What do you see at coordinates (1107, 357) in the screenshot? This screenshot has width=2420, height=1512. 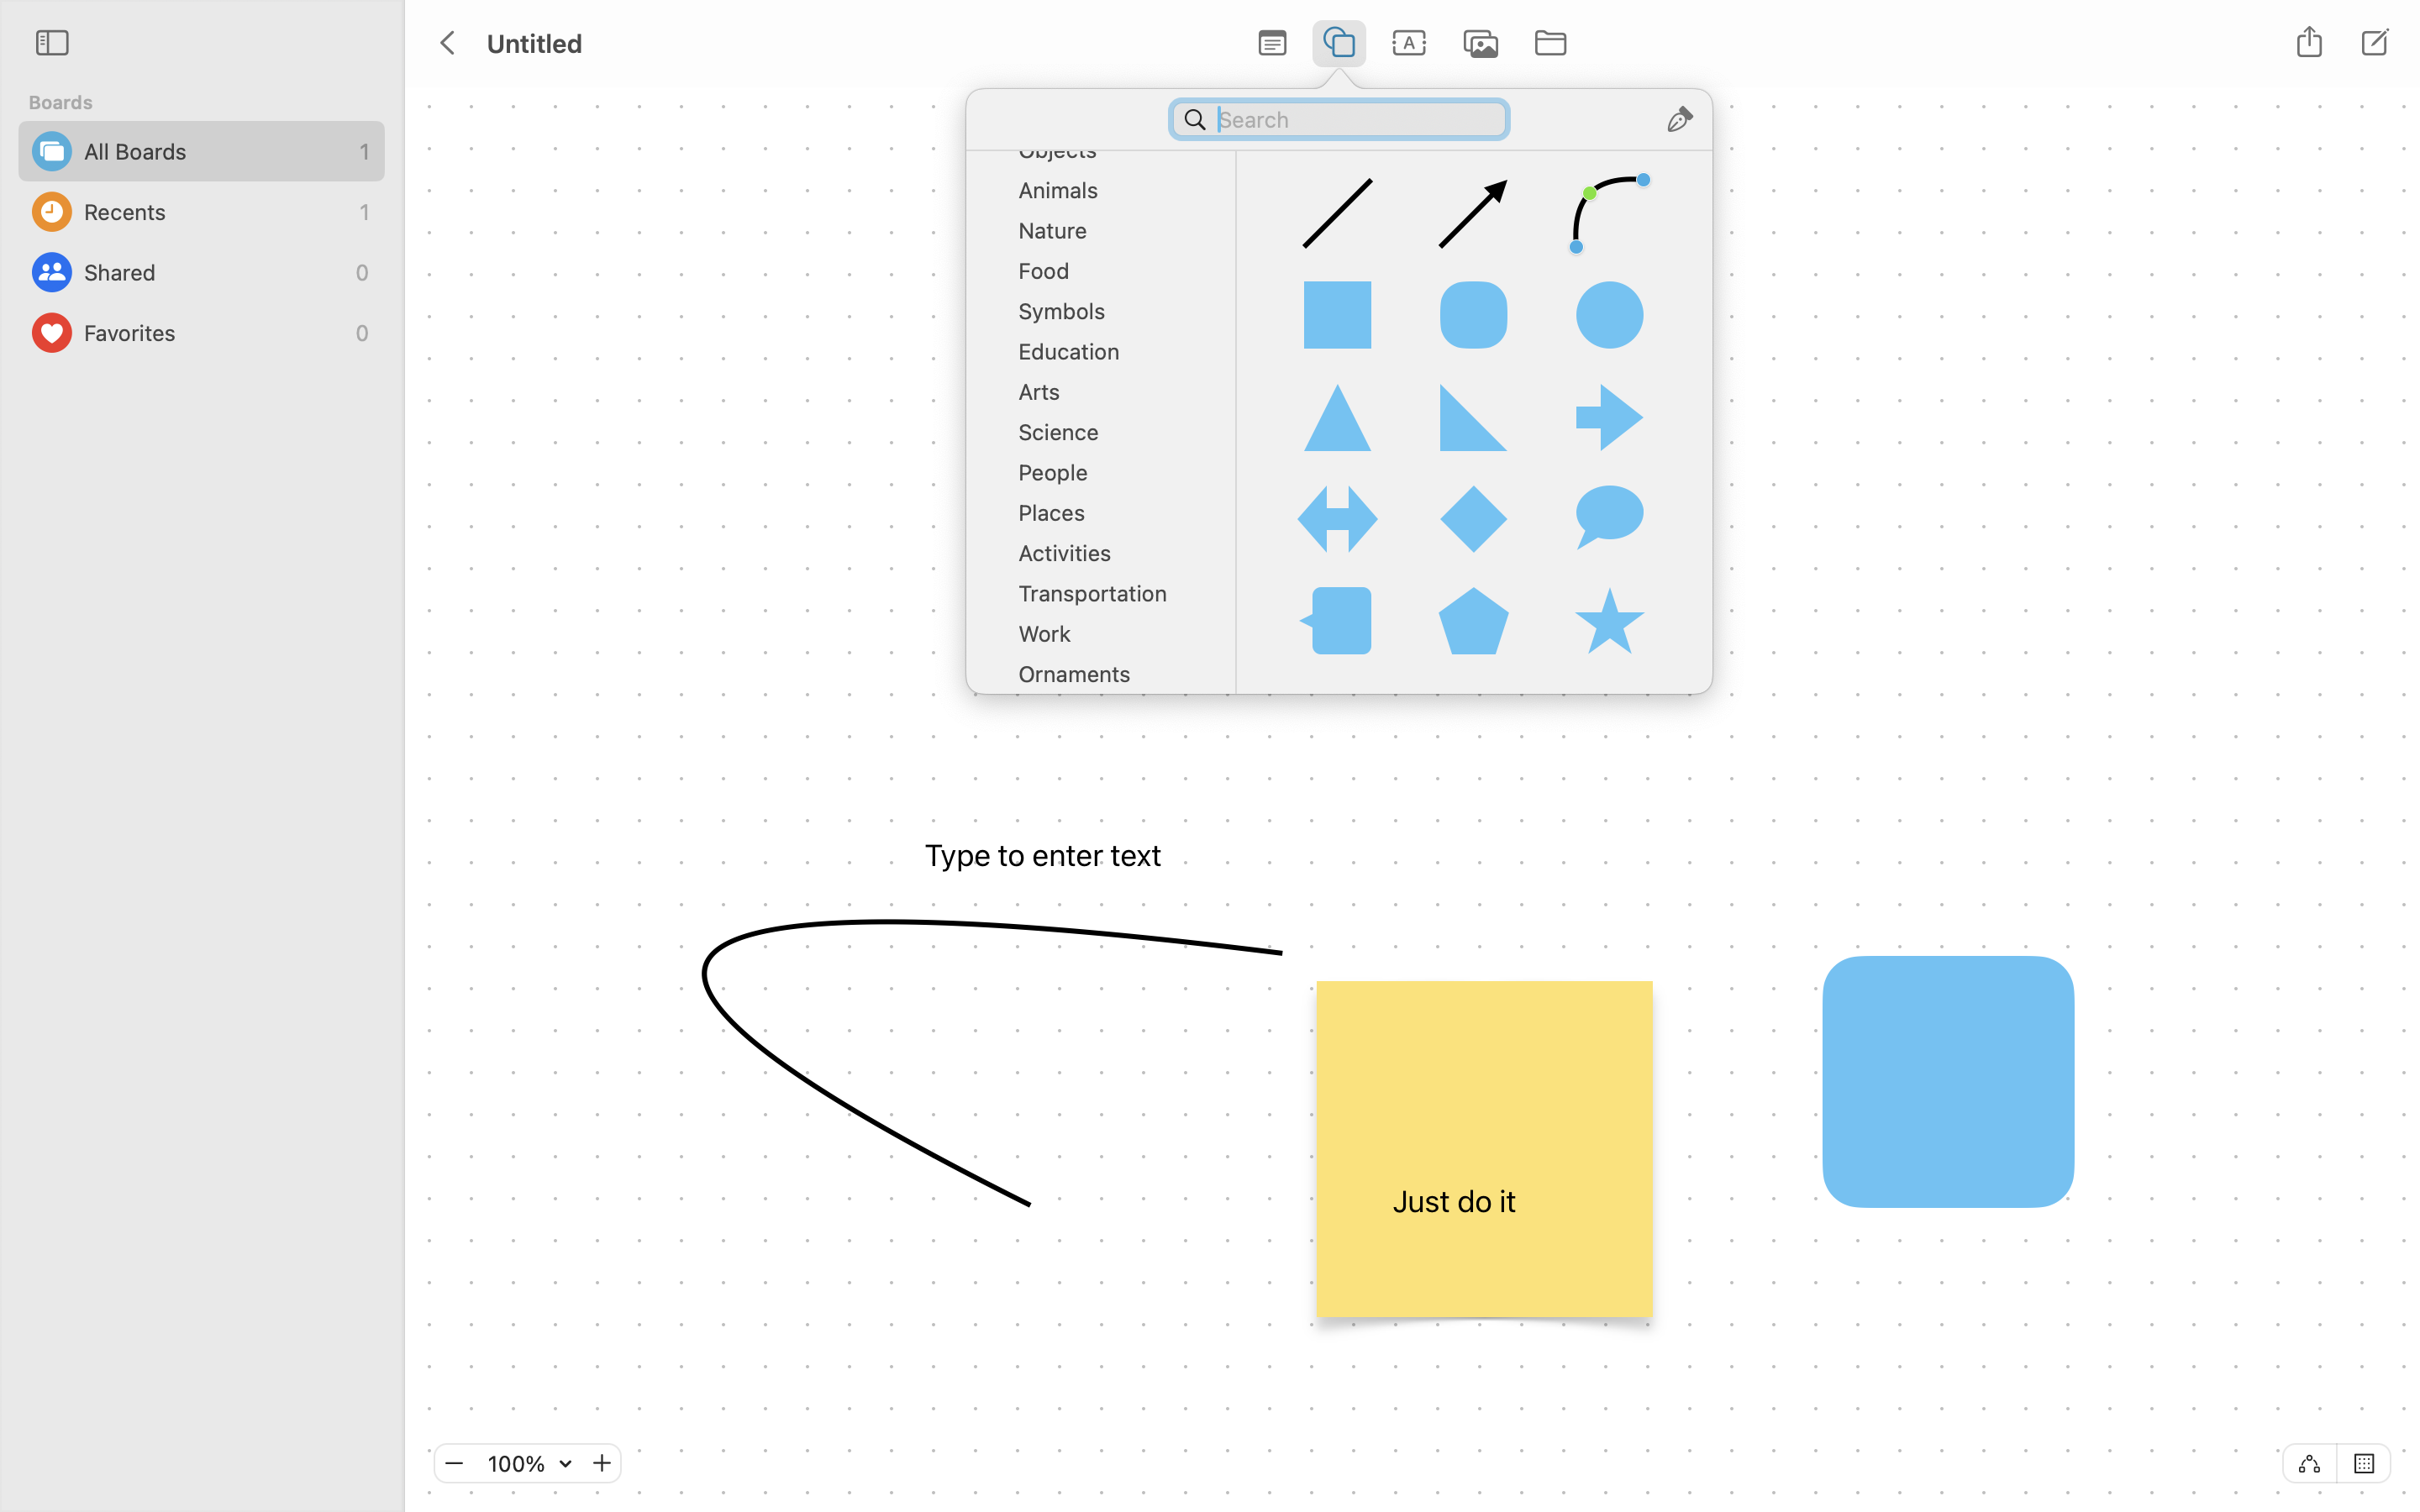 I see `'Education'` at bounding box center [1107, 357].